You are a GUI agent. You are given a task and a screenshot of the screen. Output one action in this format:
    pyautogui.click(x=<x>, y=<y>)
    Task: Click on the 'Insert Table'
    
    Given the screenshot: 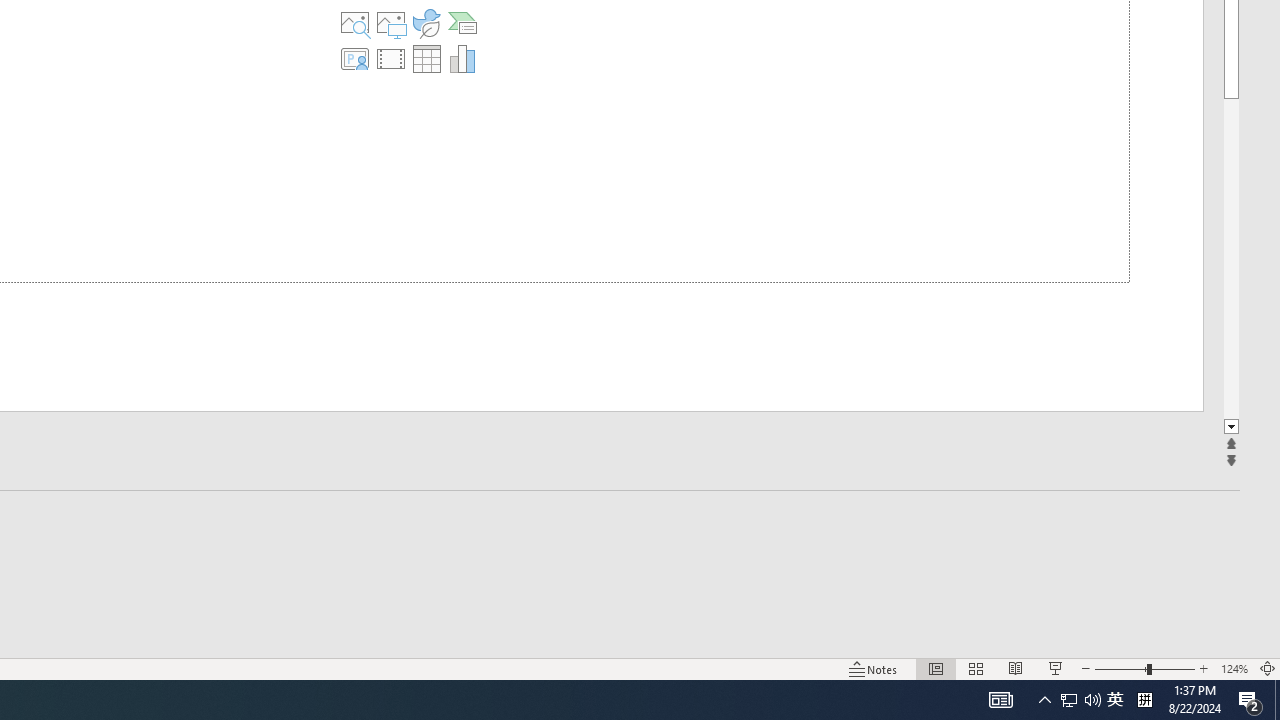 What is the action you would take?
    pyautogui.click(x=425, y=58)
    